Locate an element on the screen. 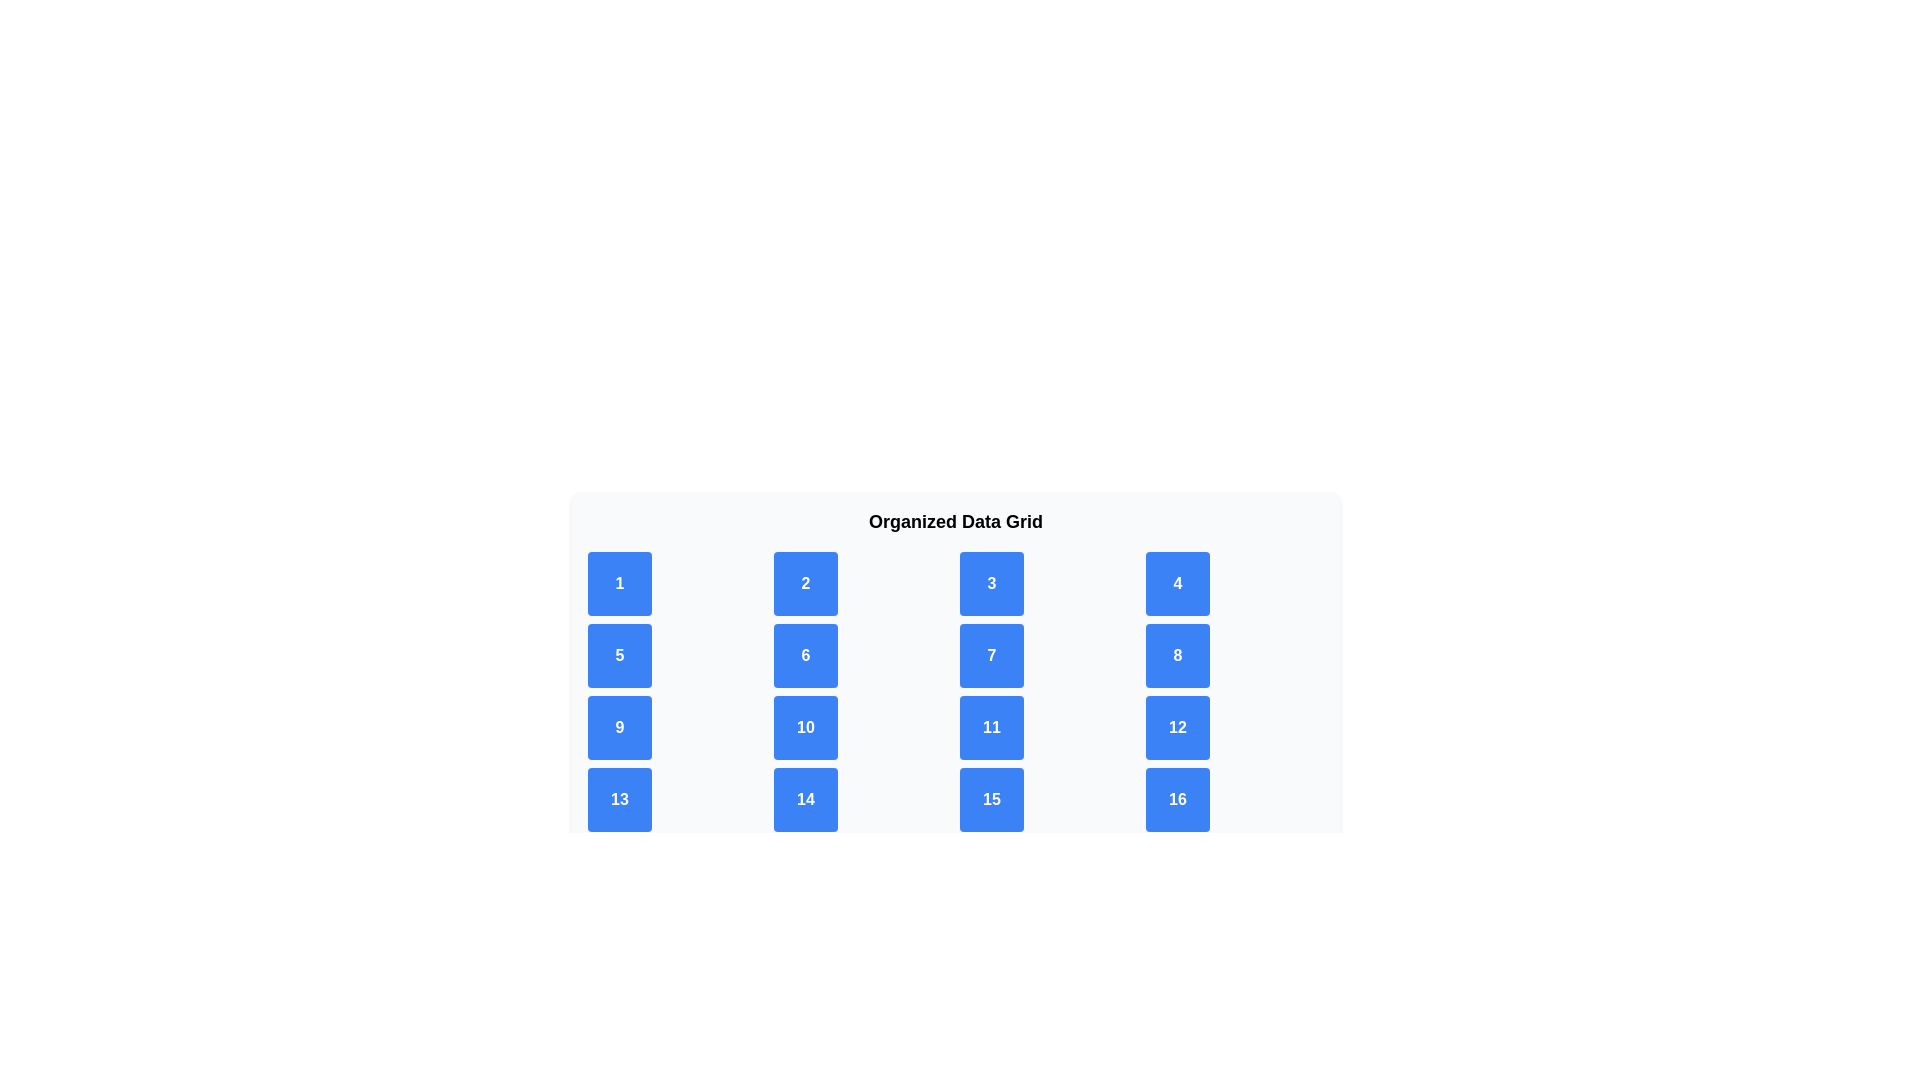  the blue square button displaying '3' with rounded corners and shadow effect, located in the first row, third position of the grid layout is located at coordinates (992, 583).